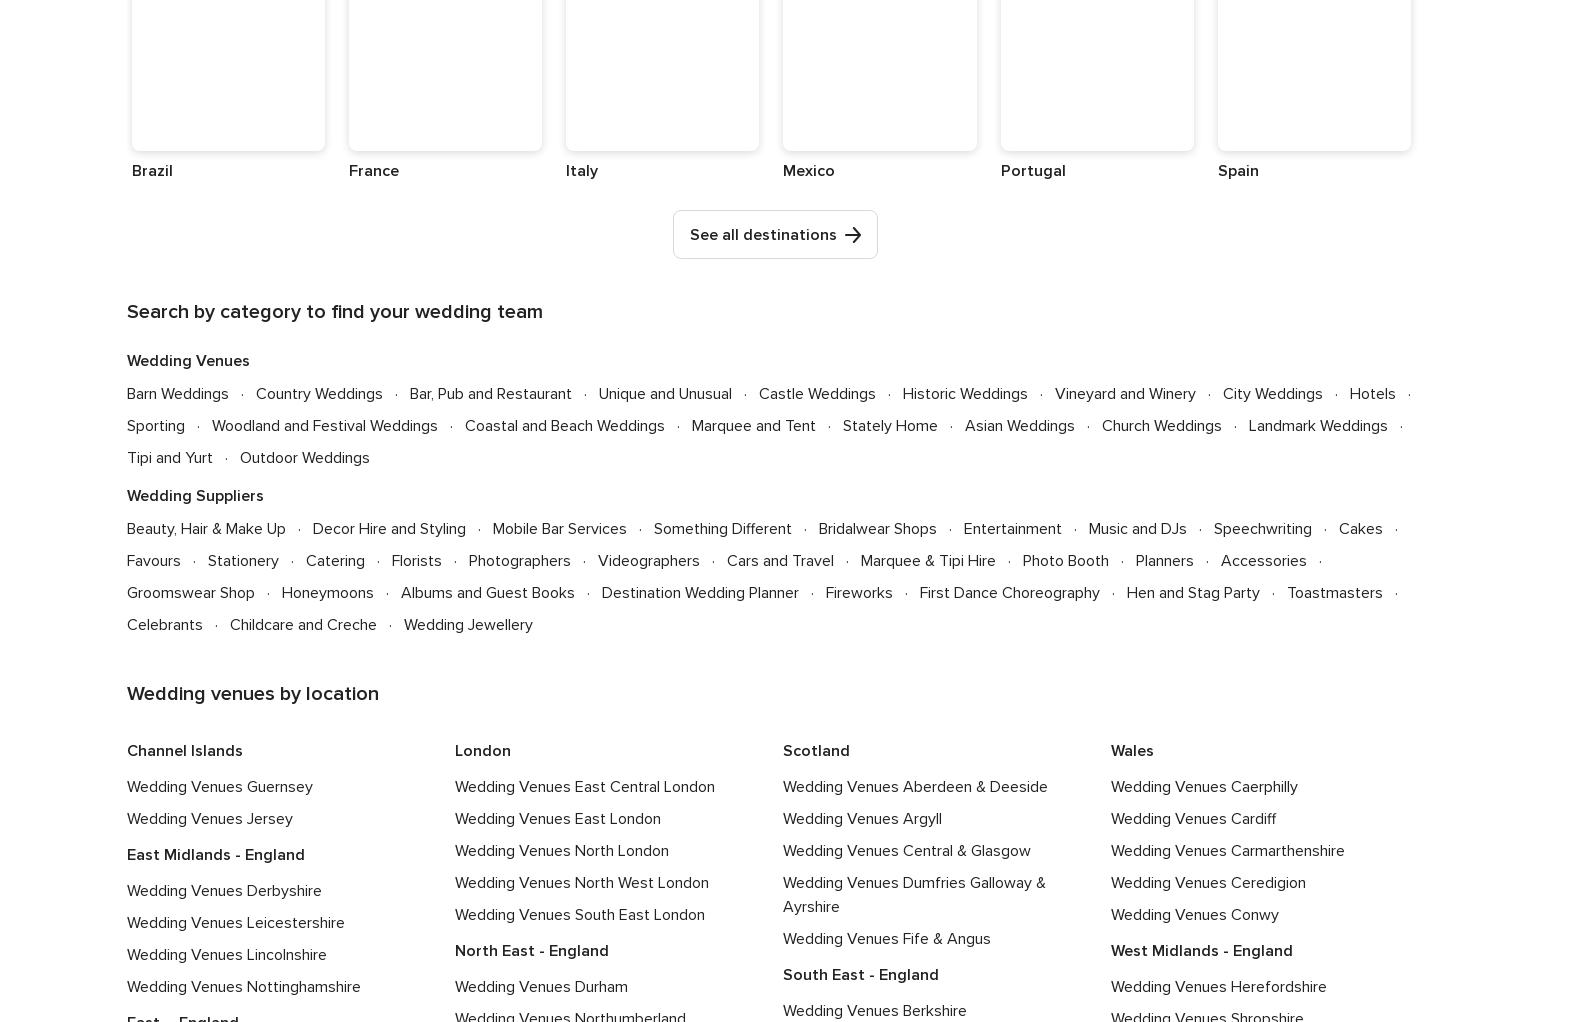  What do you see at coordinates (1361, 526) in the screenshot?
I see `'Cakes'` at bounding box center [1361, 526].